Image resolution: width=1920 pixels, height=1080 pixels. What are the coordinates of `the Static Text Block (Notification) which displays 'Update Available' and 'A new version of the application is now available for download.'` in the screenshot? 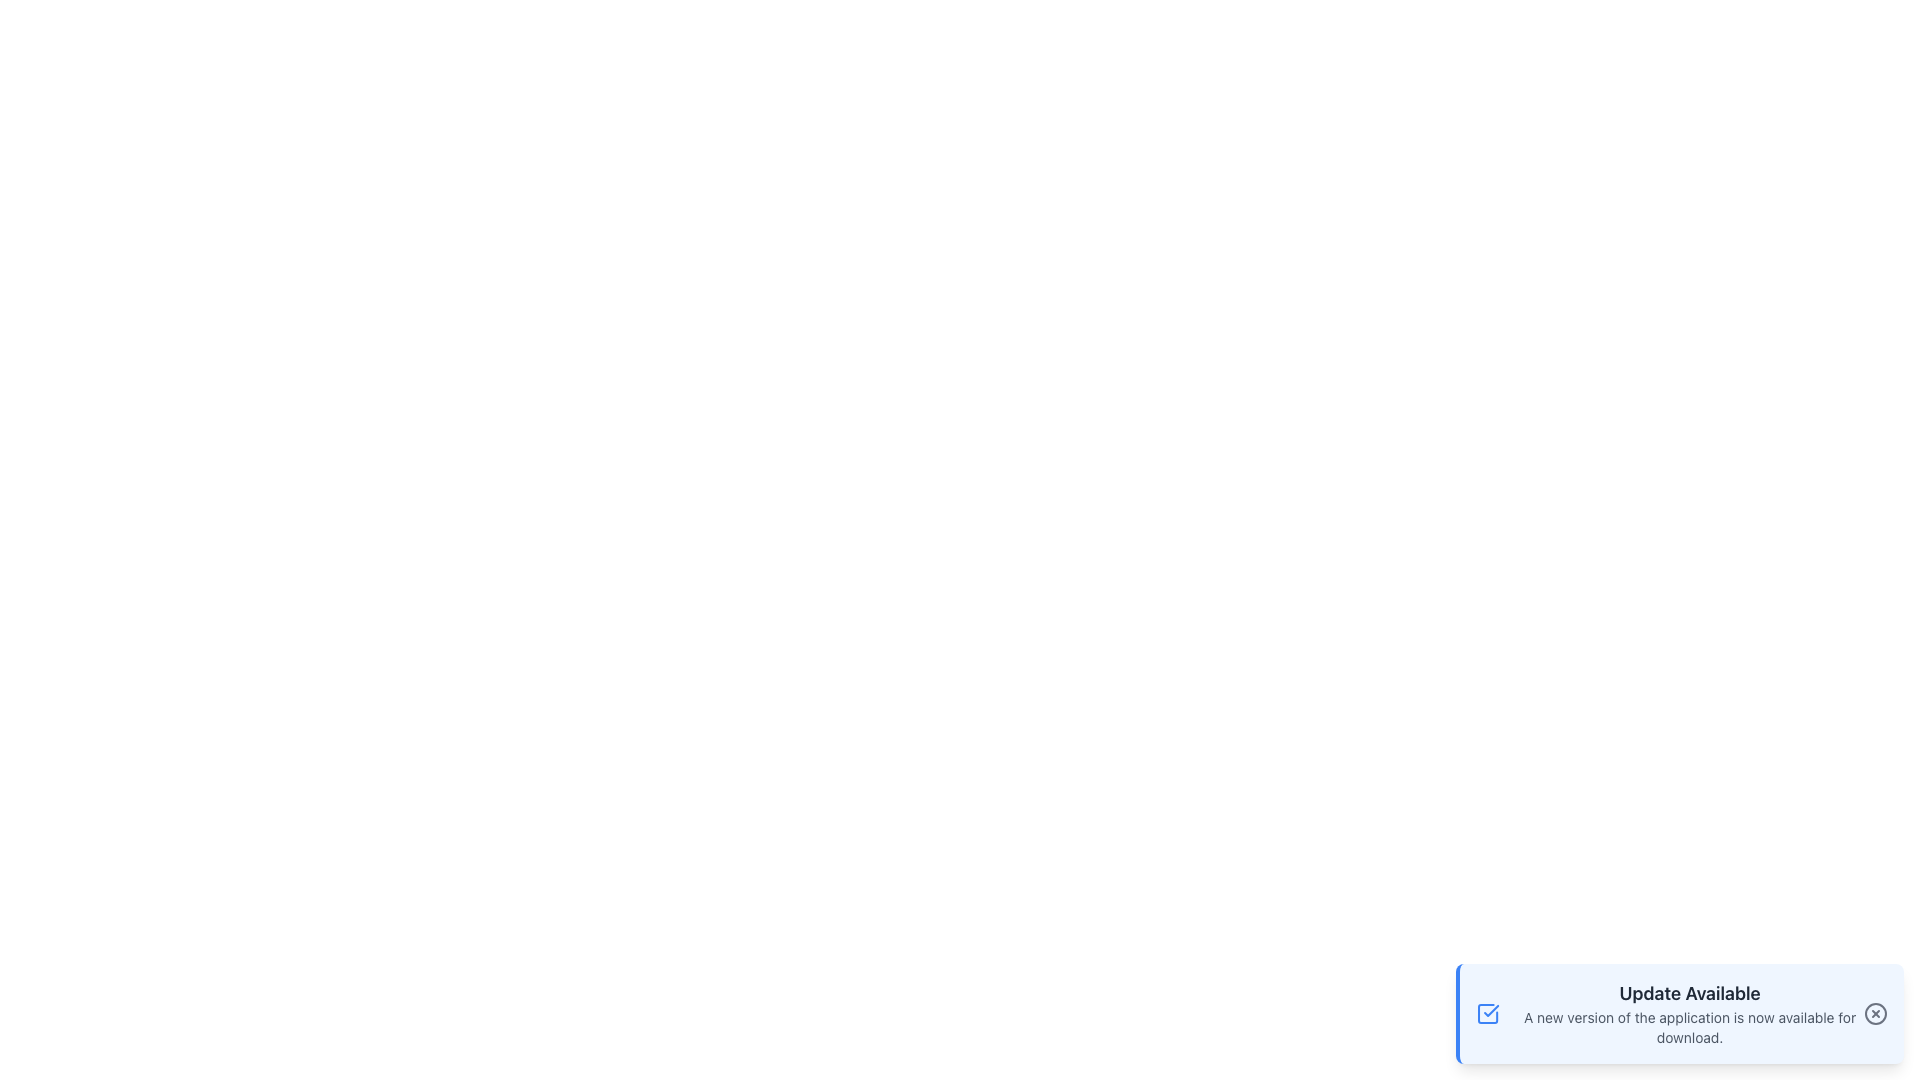 It's located at (1689, 1014).